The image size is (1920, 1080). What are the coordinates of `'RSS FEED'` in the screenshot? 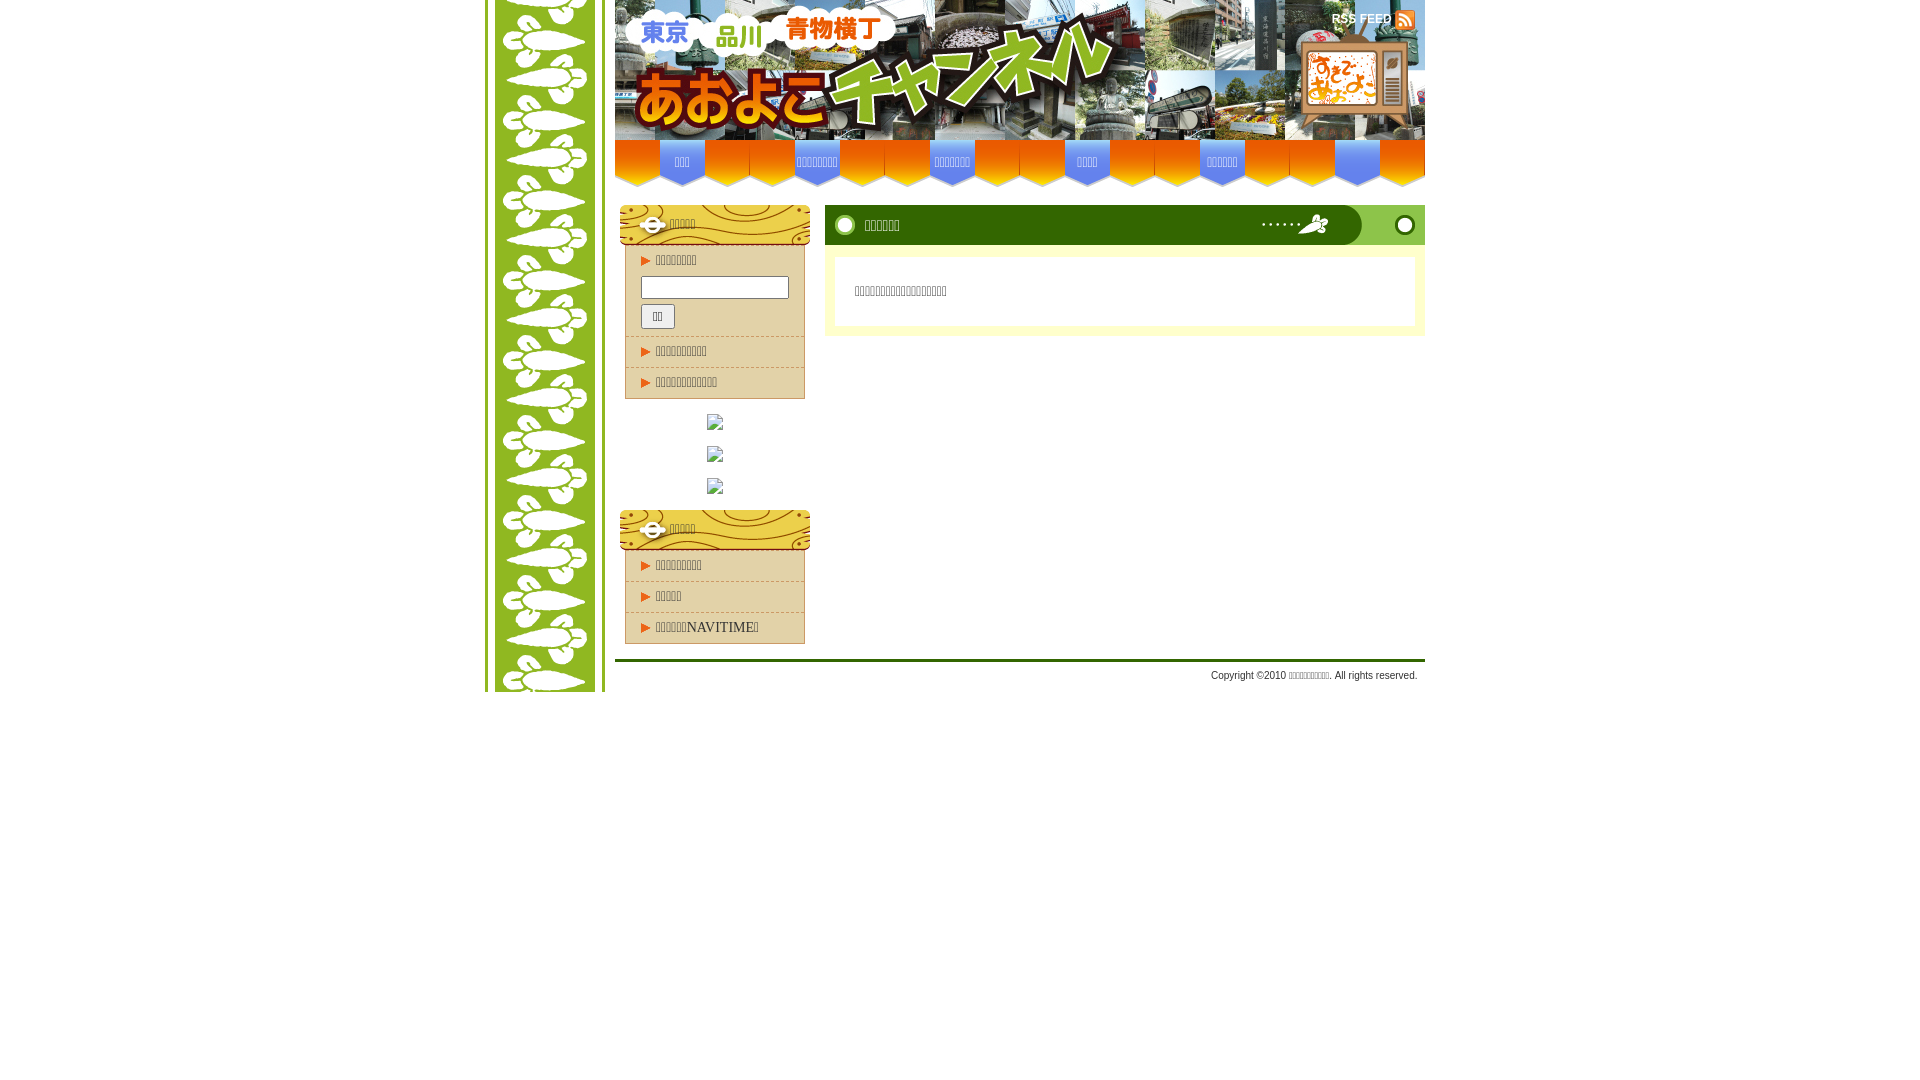 It's located at (1362, 19).